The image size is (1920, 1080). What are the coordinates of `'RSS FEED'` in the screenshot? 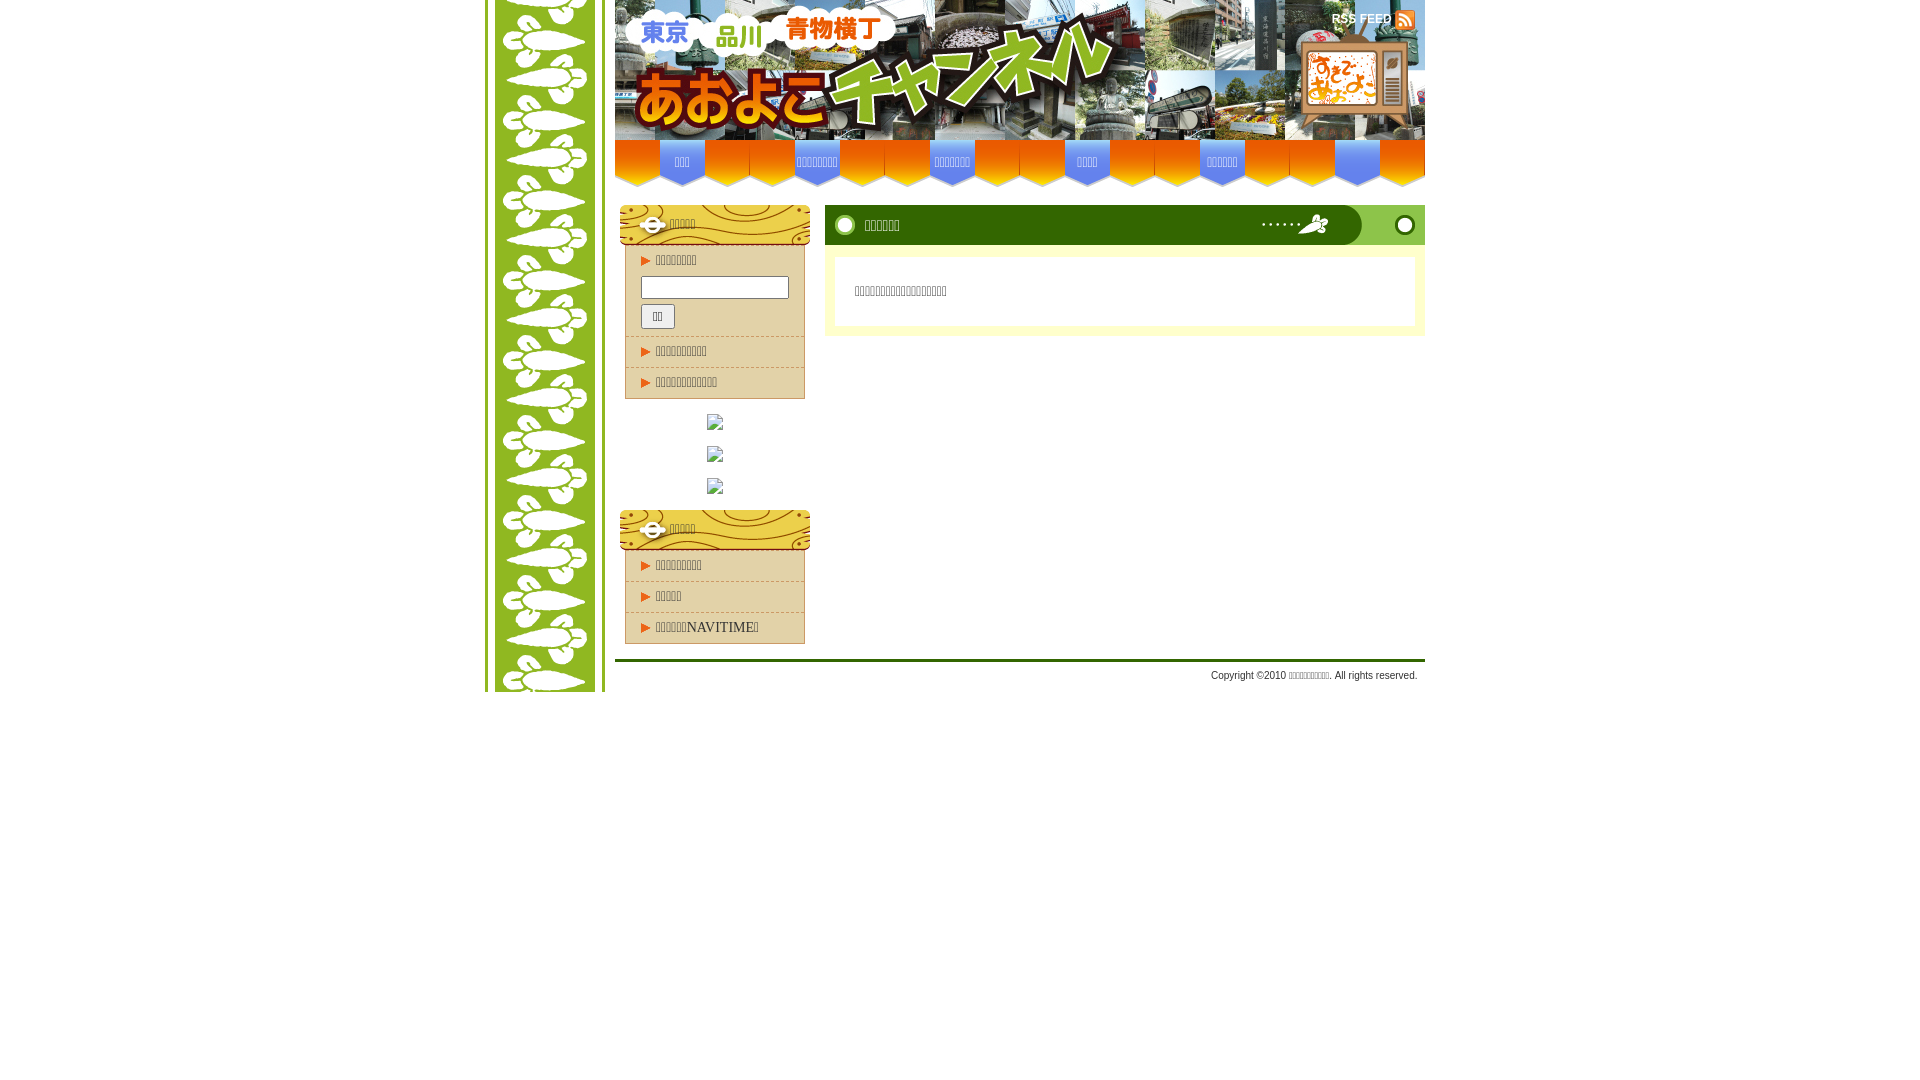 It's located at (1362, 19).